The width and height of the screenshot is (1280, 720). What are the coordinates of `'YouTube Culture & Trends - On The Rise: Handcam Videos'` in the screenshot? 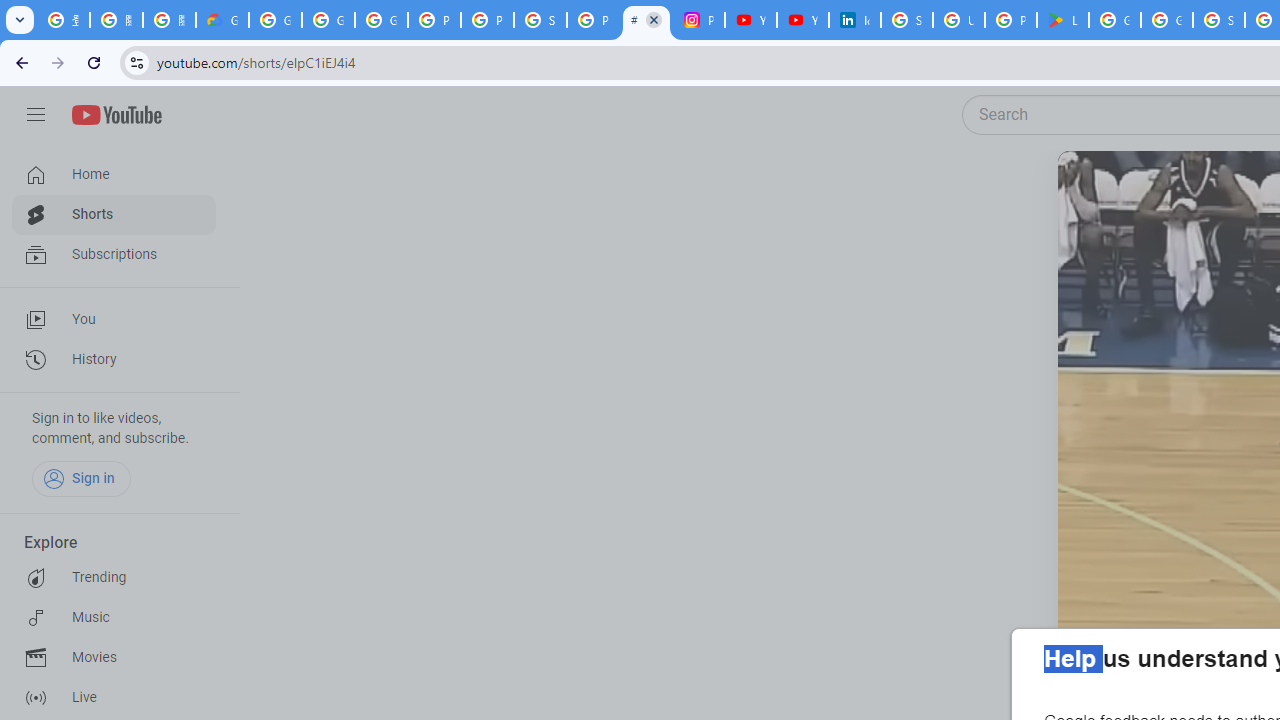 It's located at (749, 20).